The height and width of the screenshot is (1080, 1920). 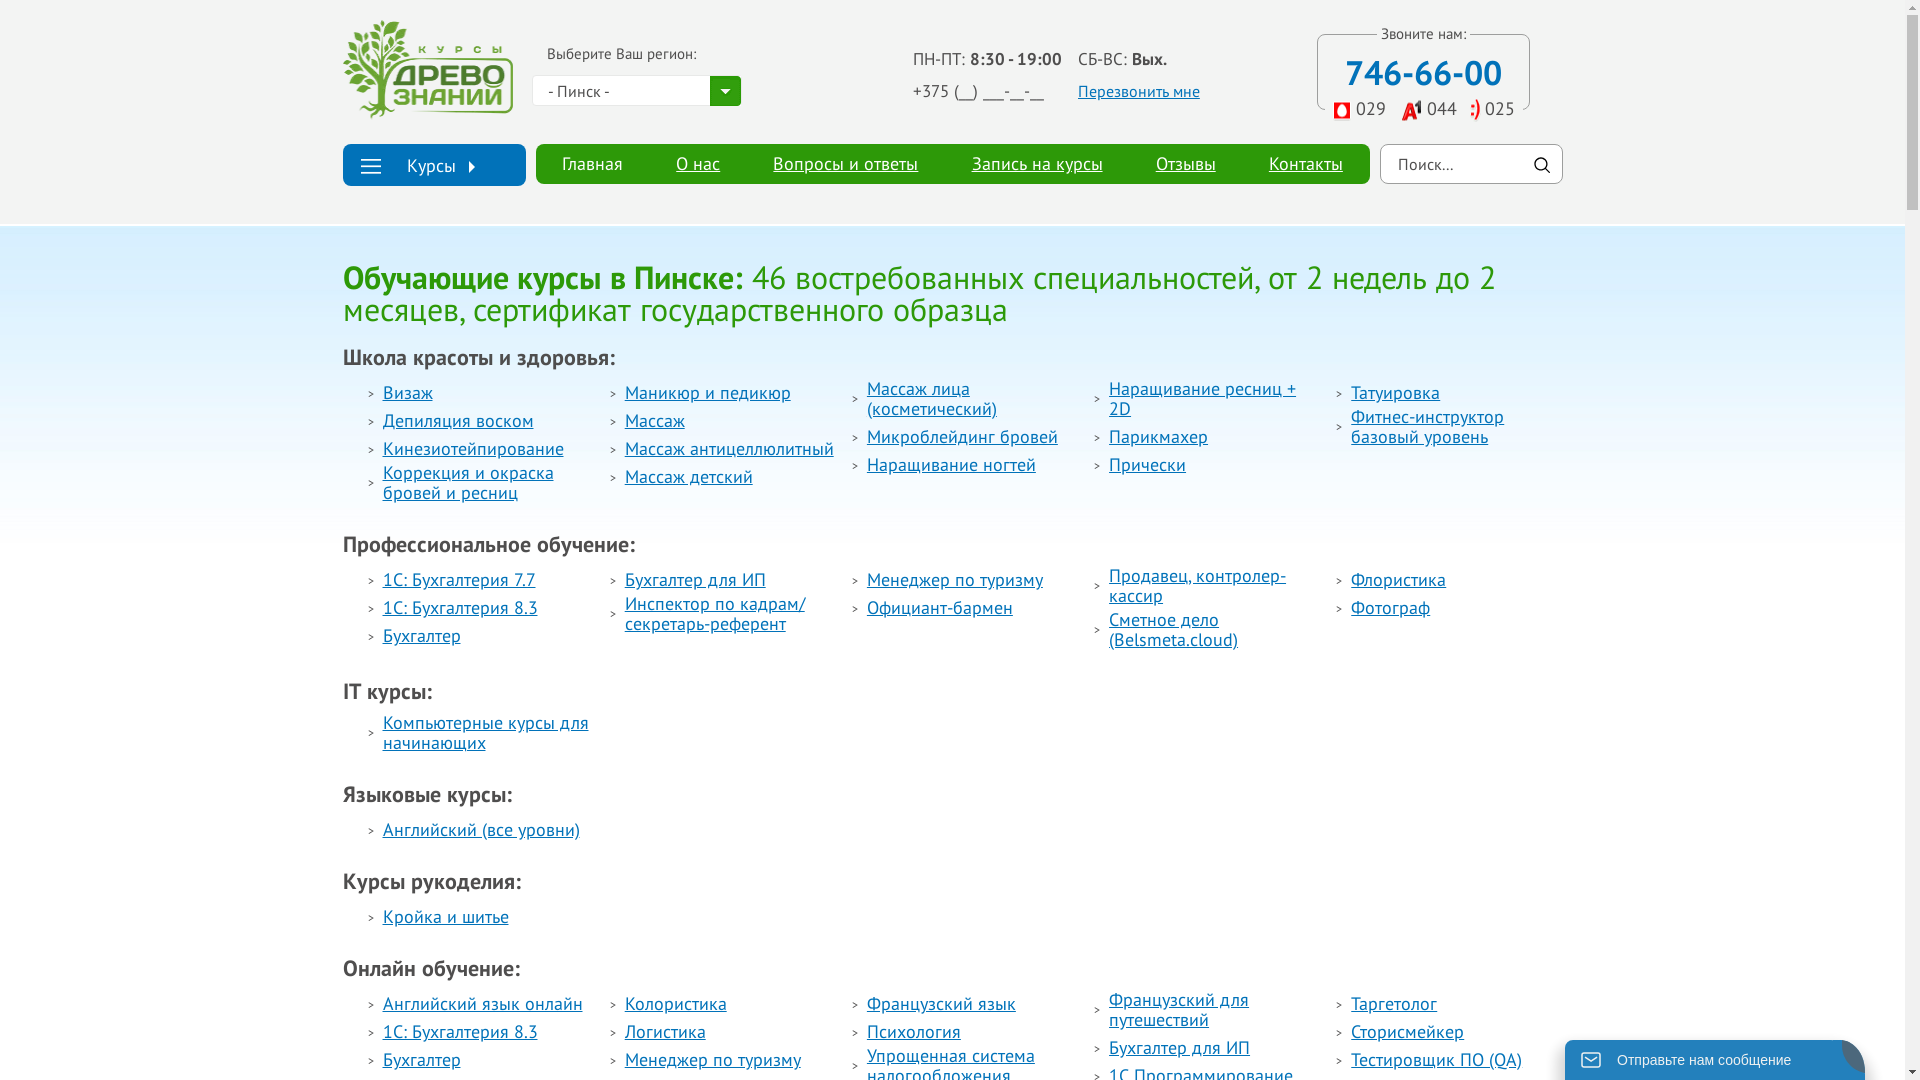 What do you see at coordinates (1422, 71) in the screenshot?
I see `'746-66-00'` at bounding box center [1422, 71].